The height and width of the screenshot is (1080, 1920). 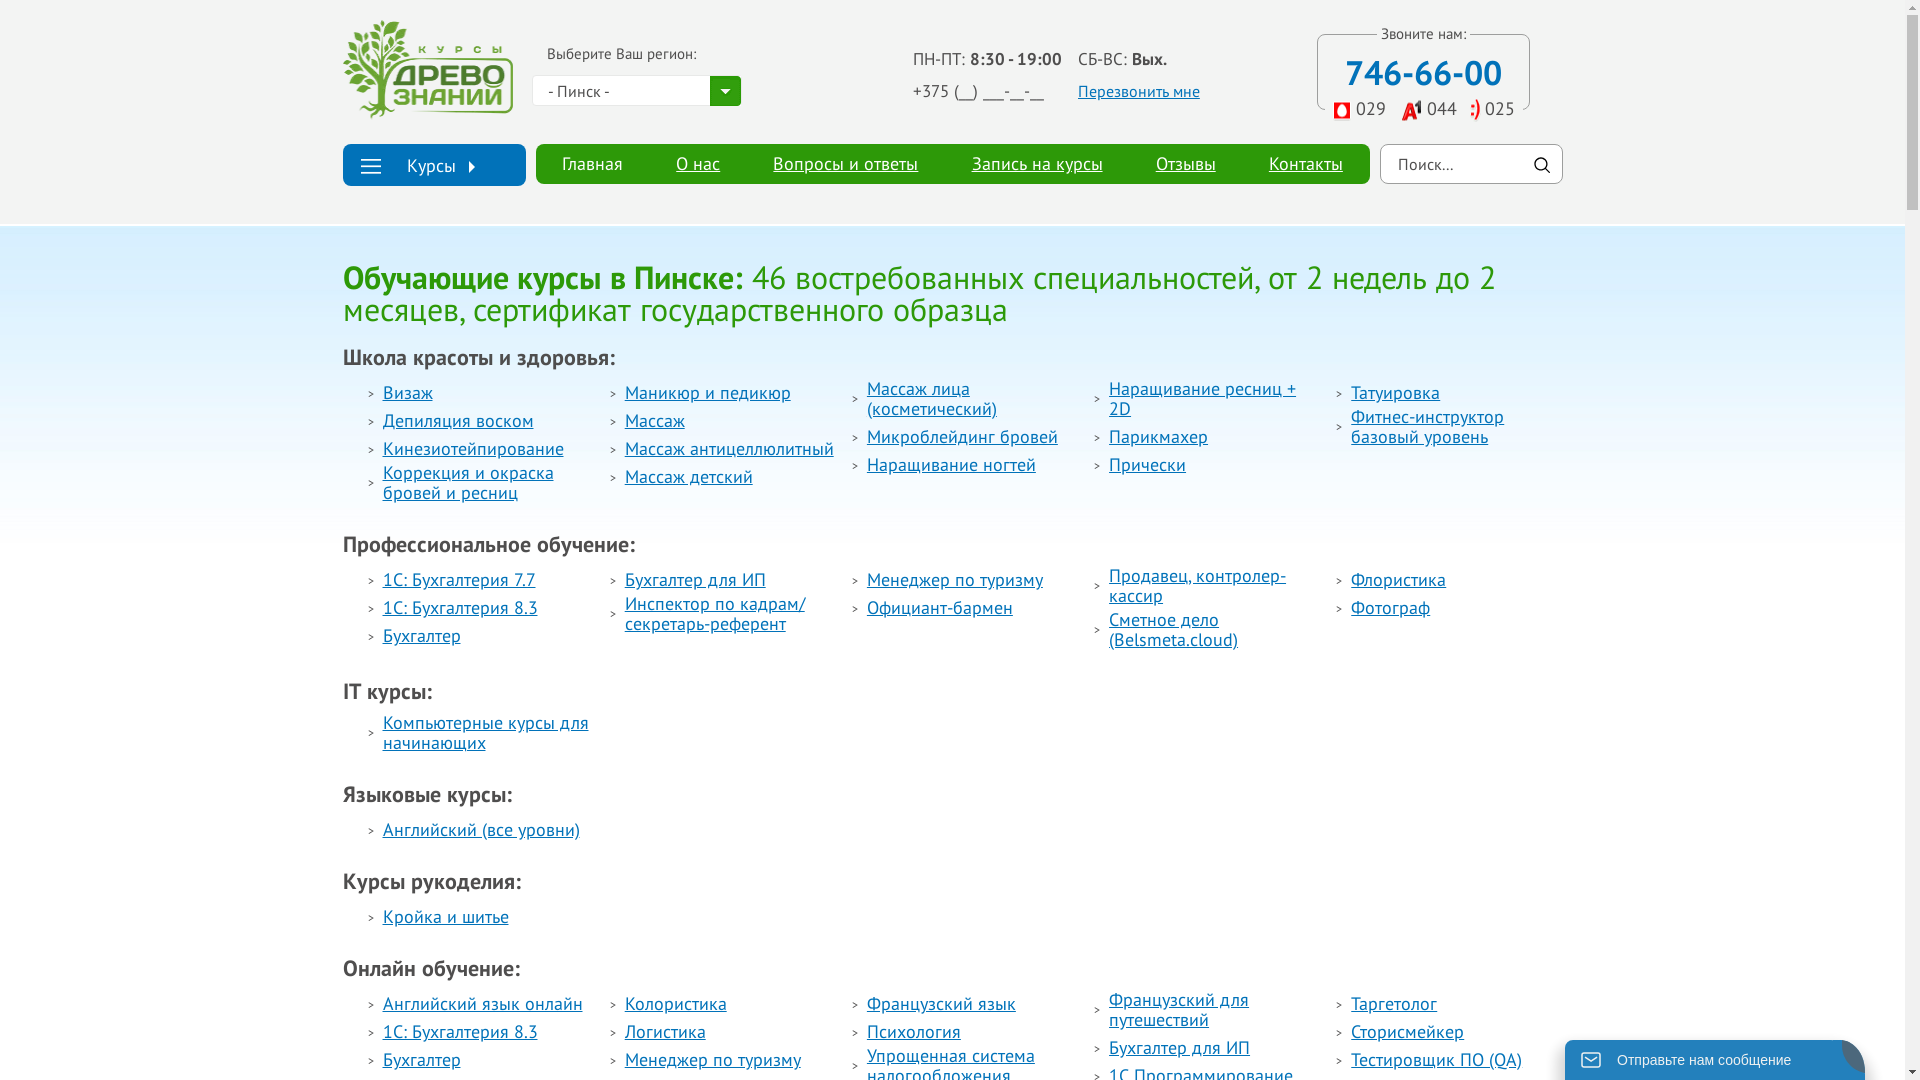 What do you see at coordinates (1422, 71) in the screenshot?
I see `'746-66-00'` at bounding box center [1422, 71].